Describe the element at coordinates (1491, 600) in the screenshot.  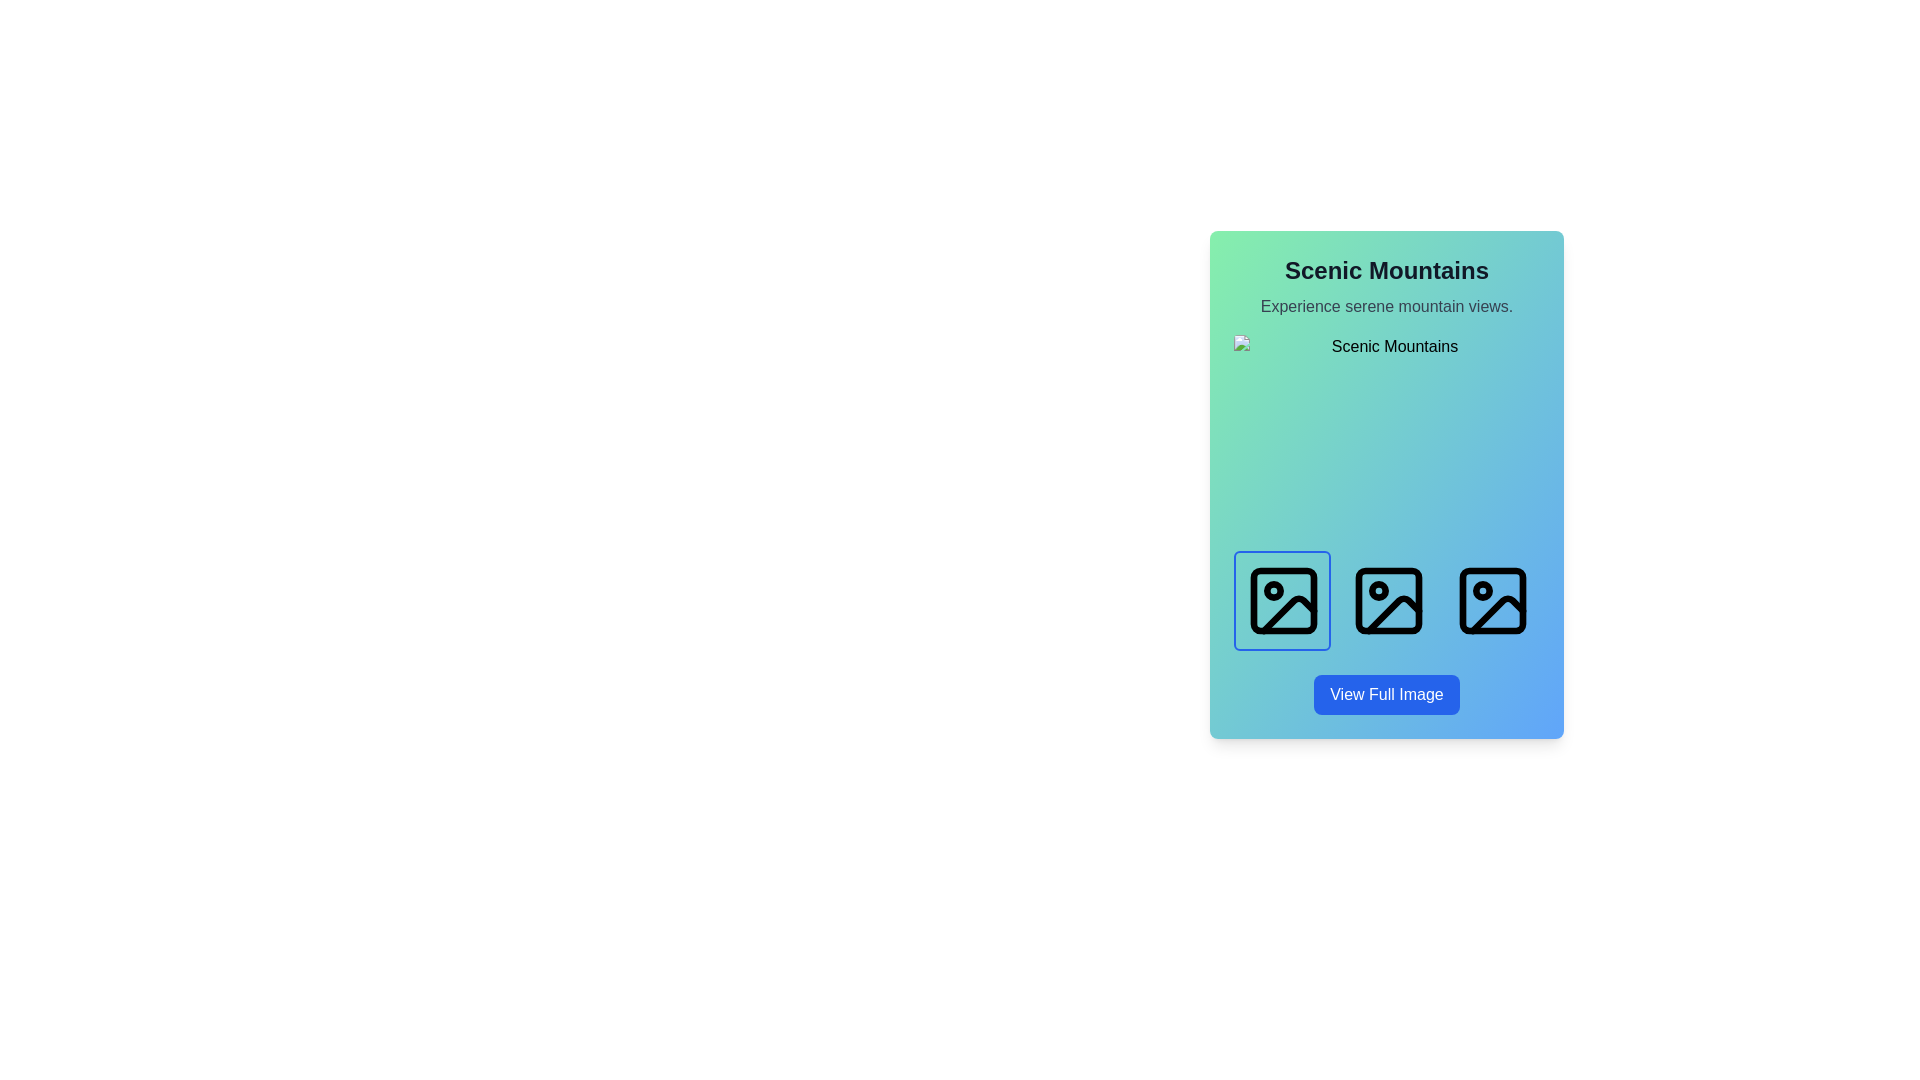
I see `the interactive icon positioned at the far-right among a group of three icons in a horizontal layout` at that location.